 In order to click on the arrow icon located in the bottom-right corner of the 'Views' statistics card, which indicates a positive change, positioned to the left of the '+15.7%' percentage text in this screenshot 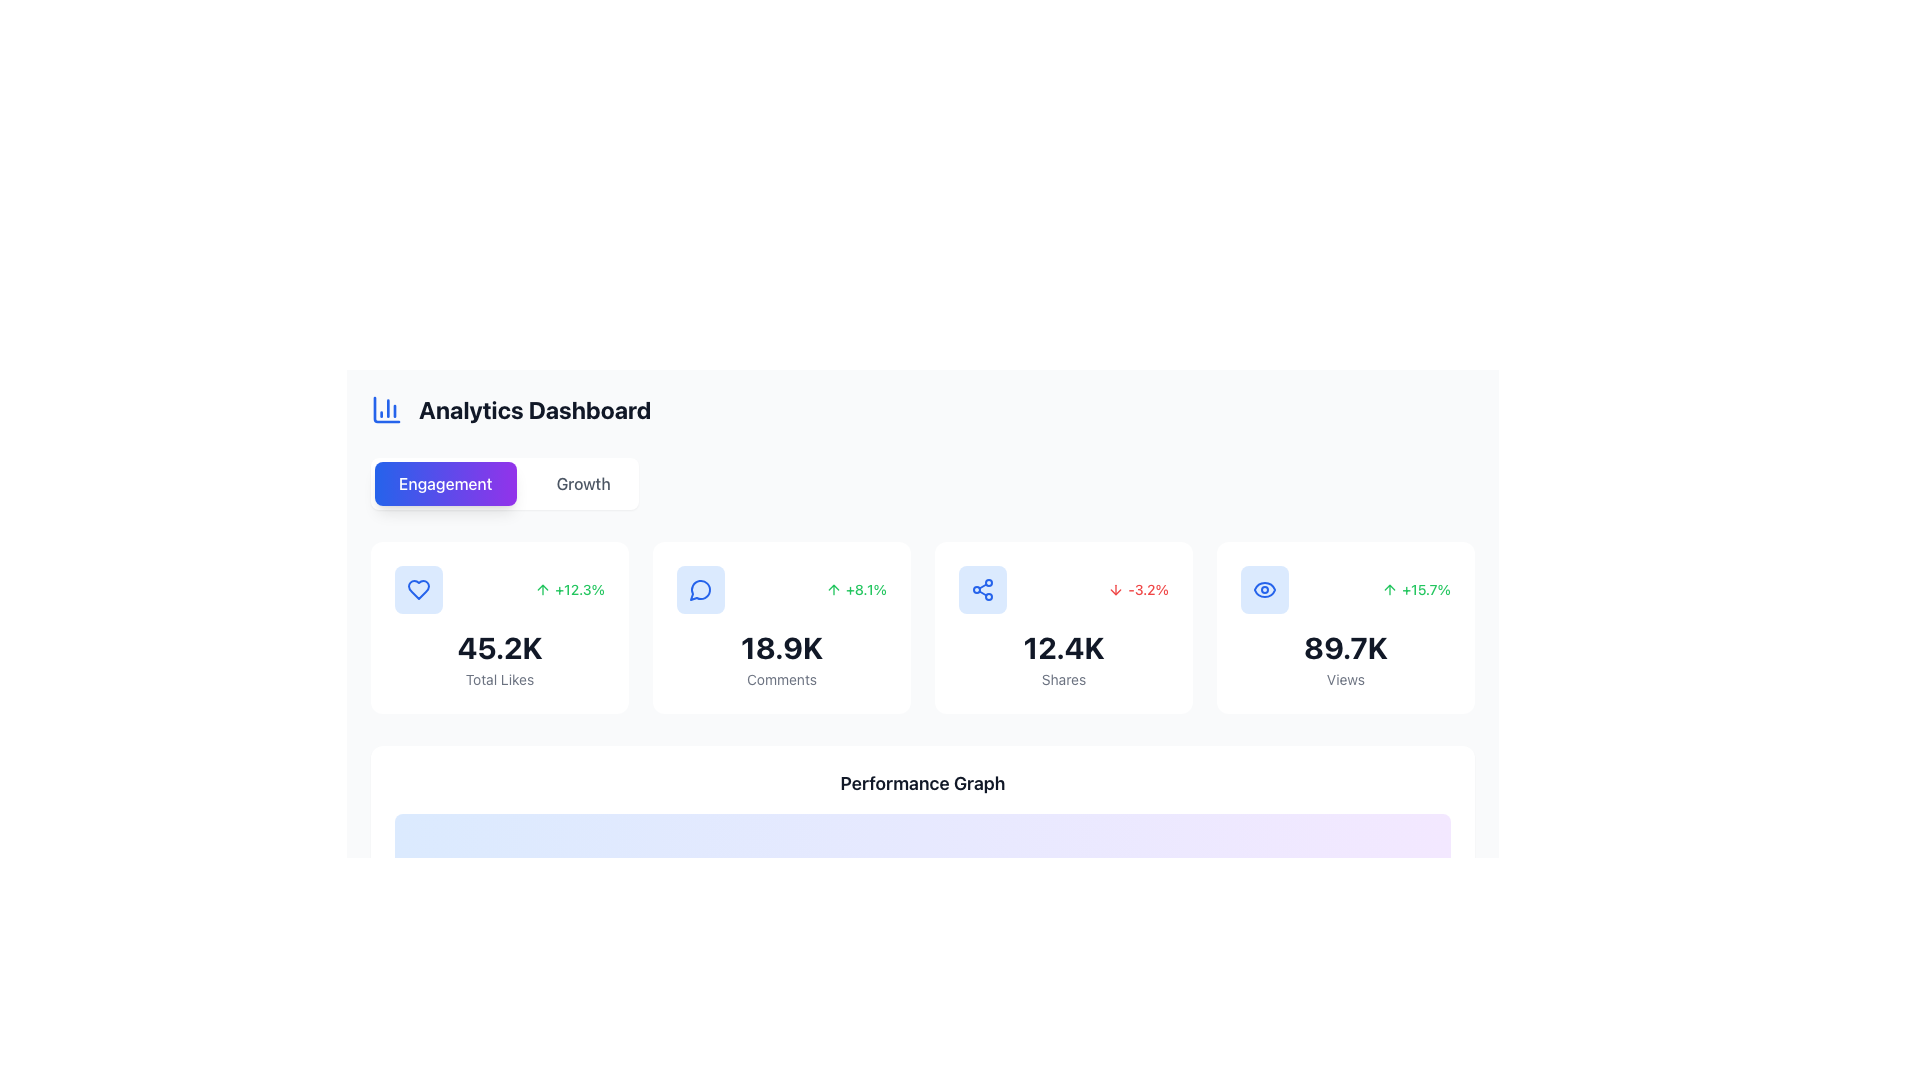, I will do `click(1389, 589)`.